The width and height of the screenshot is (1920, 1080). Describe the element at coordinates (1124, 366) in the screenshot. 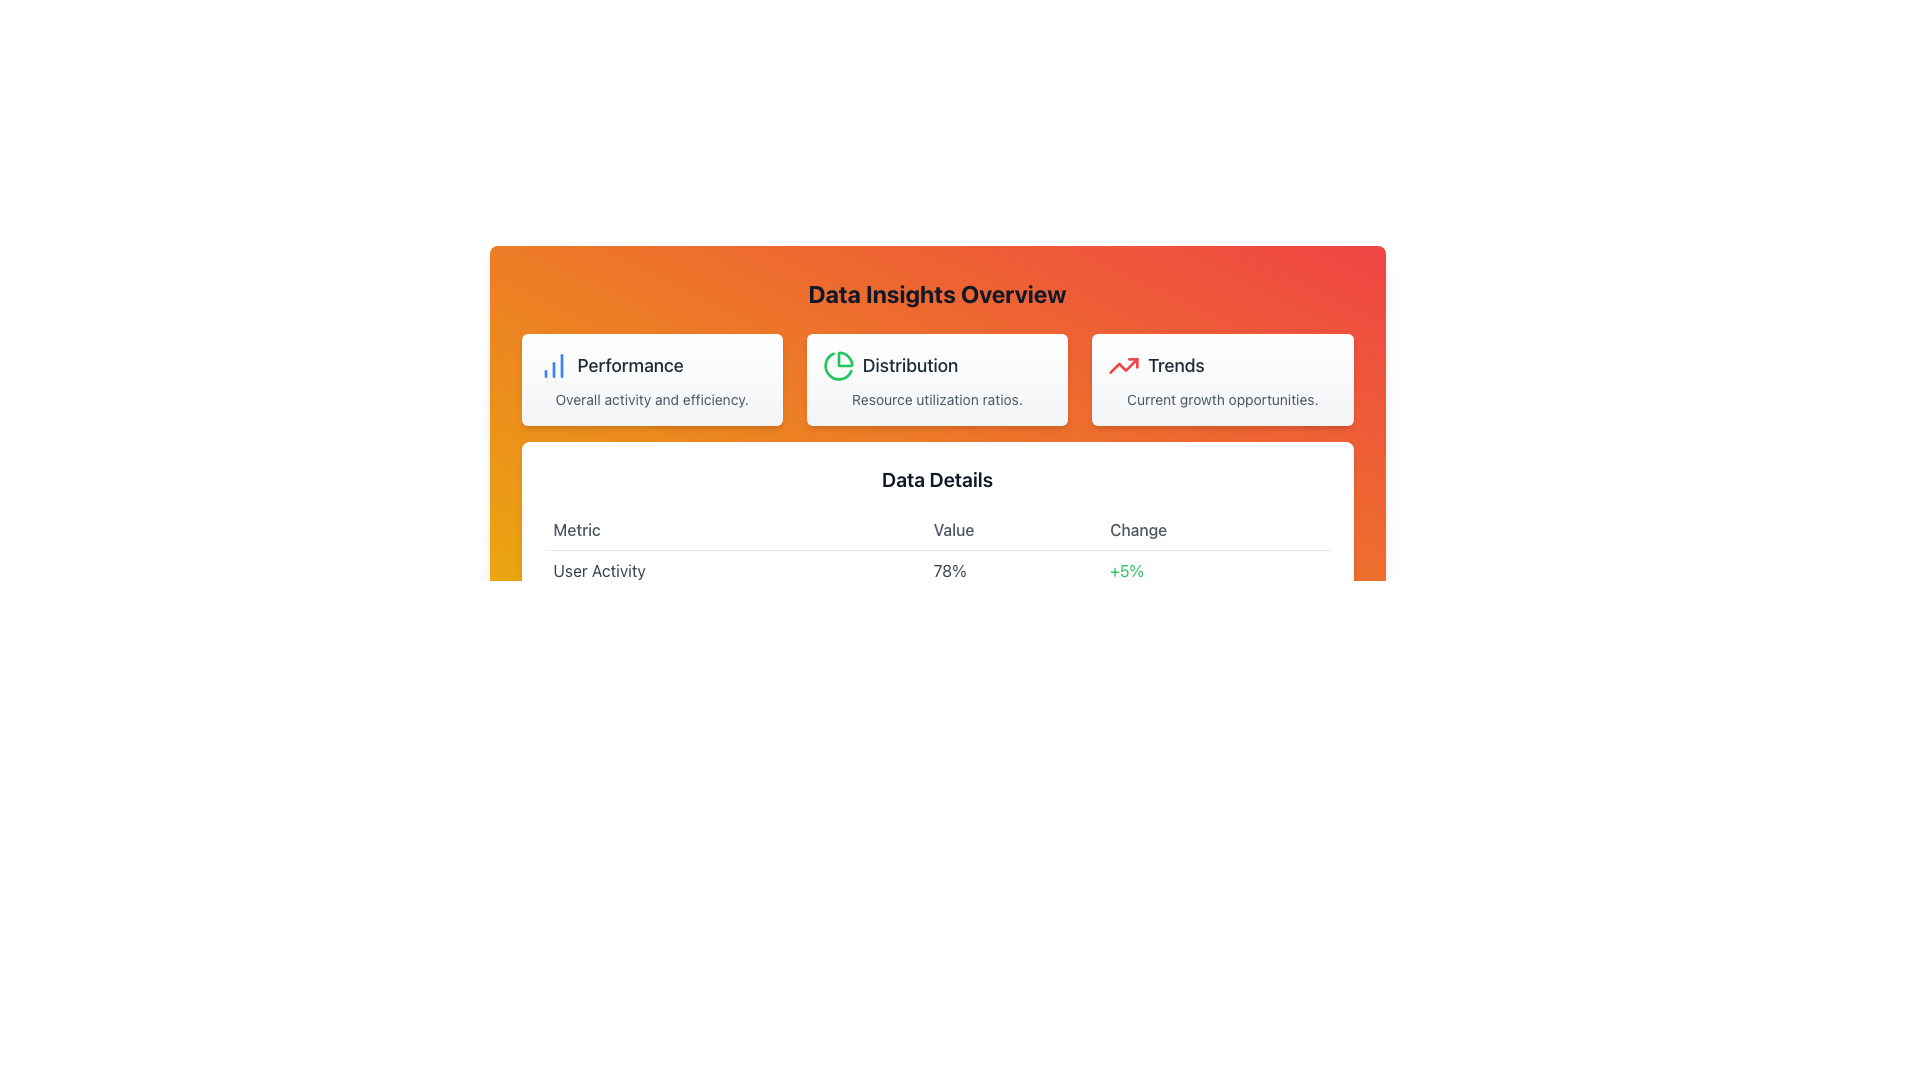

I see `the growth or improvement trends icon located in the upper-right corner of the main panel, adjacent to the 'Trends' text` at that location.